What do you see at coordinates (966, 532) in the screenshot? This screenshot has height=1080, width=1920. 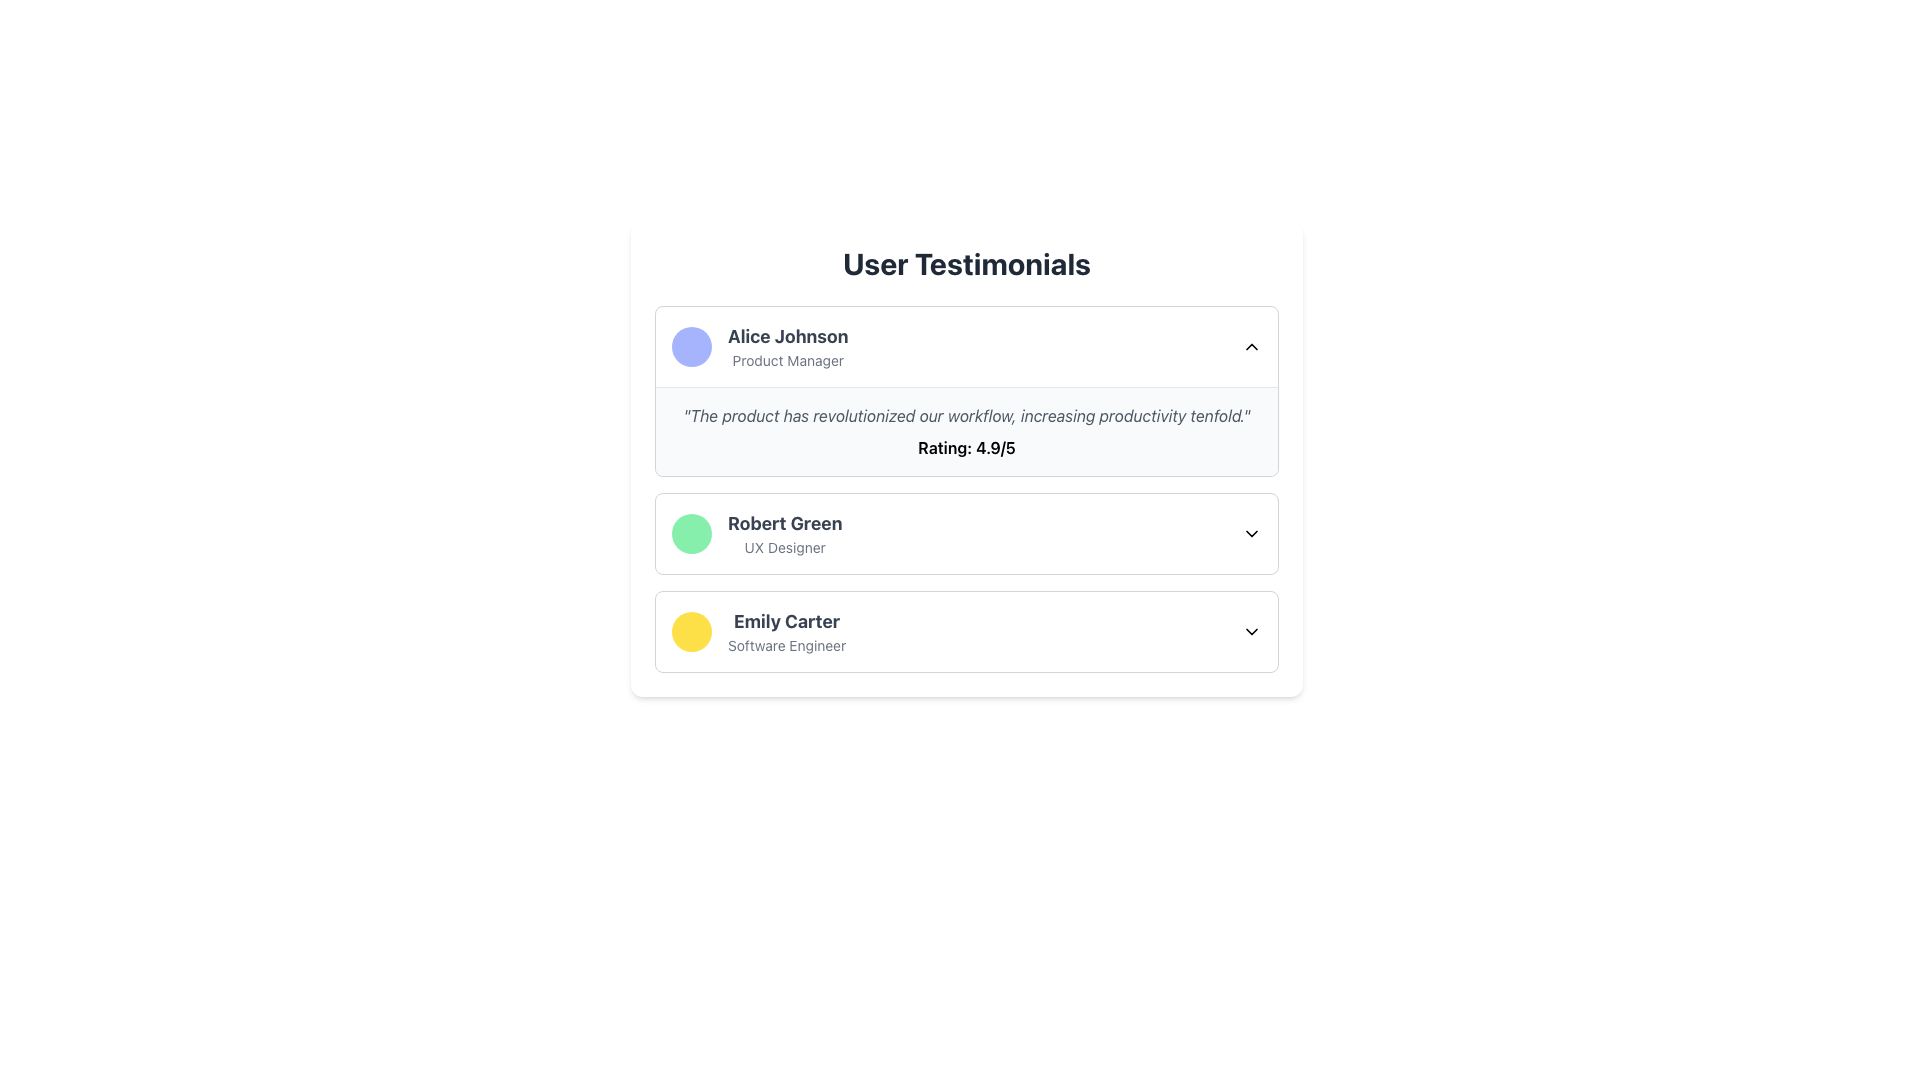 I see `the testimonial entry for user 'Robert Green', a UX Designer` at bounding box center [966, 532].